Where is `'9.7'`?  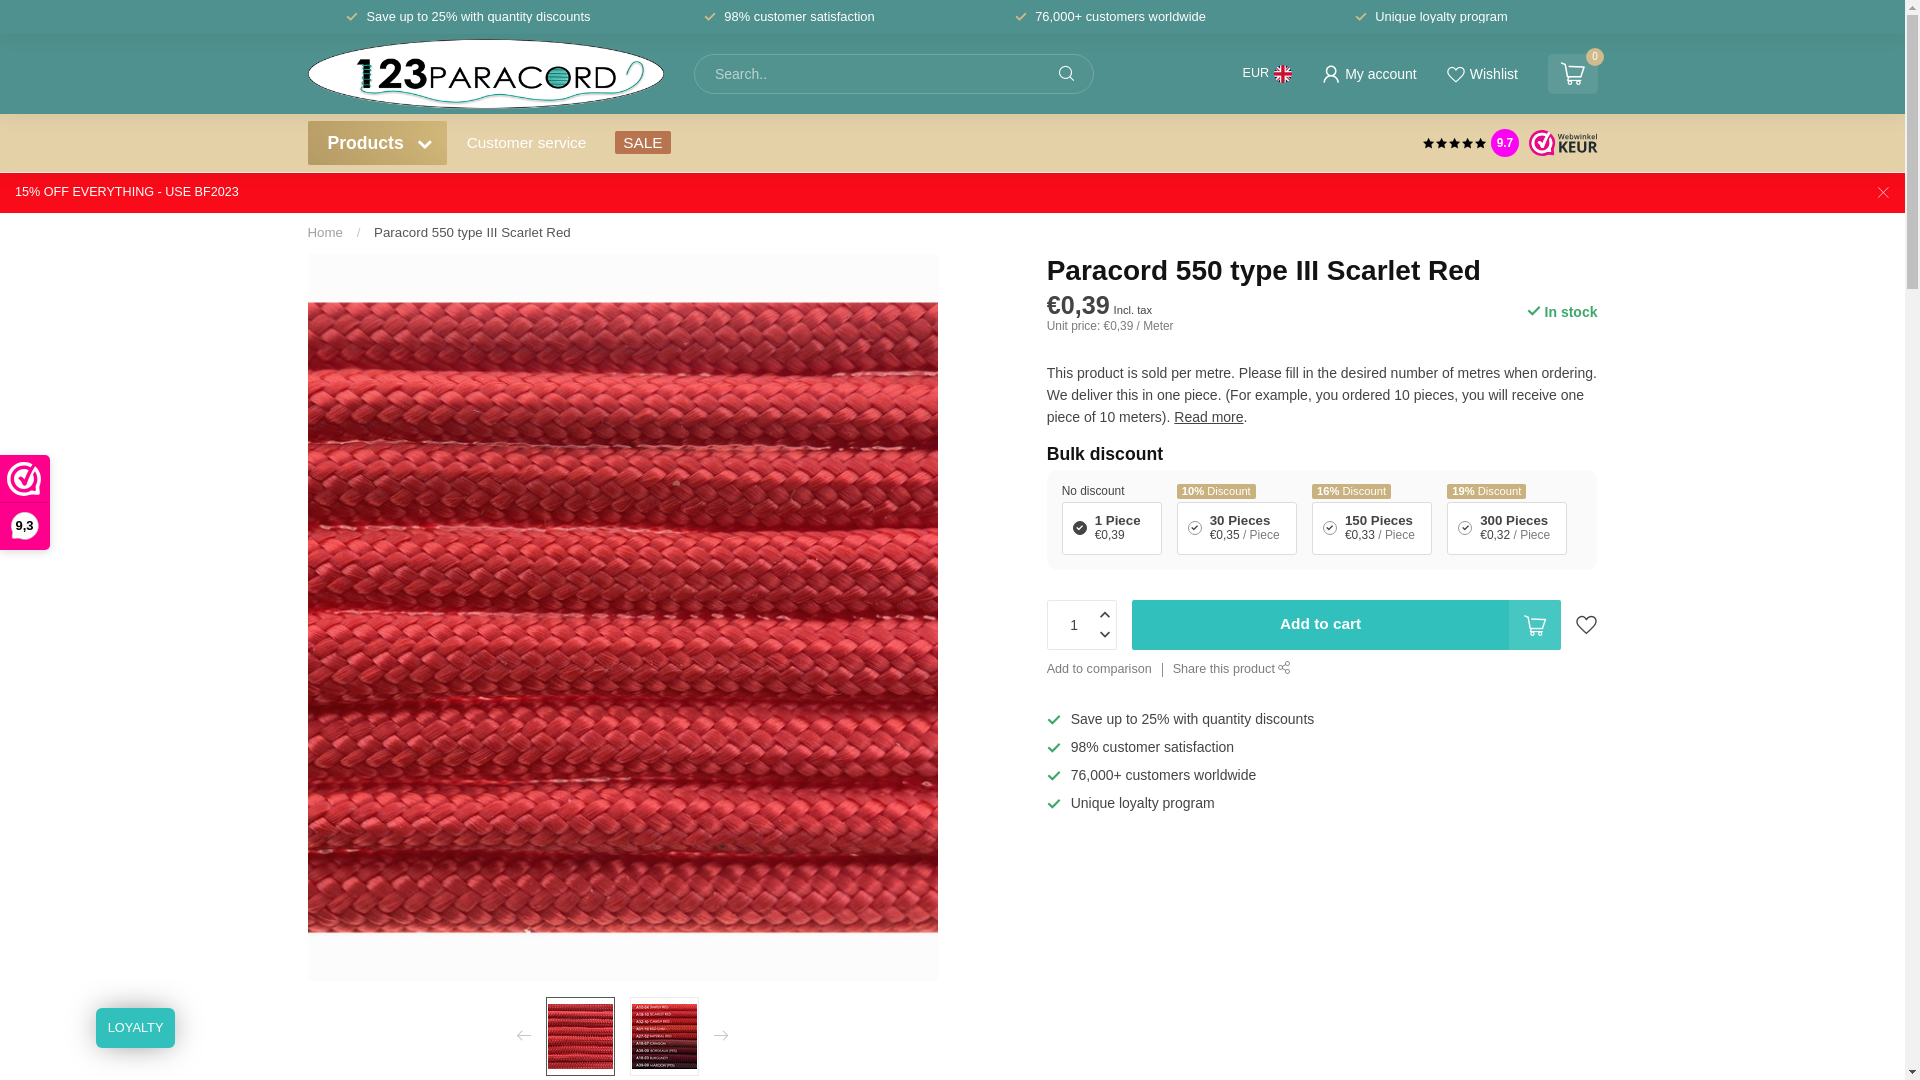 '9.7' is located at coordinates (1505, 141).